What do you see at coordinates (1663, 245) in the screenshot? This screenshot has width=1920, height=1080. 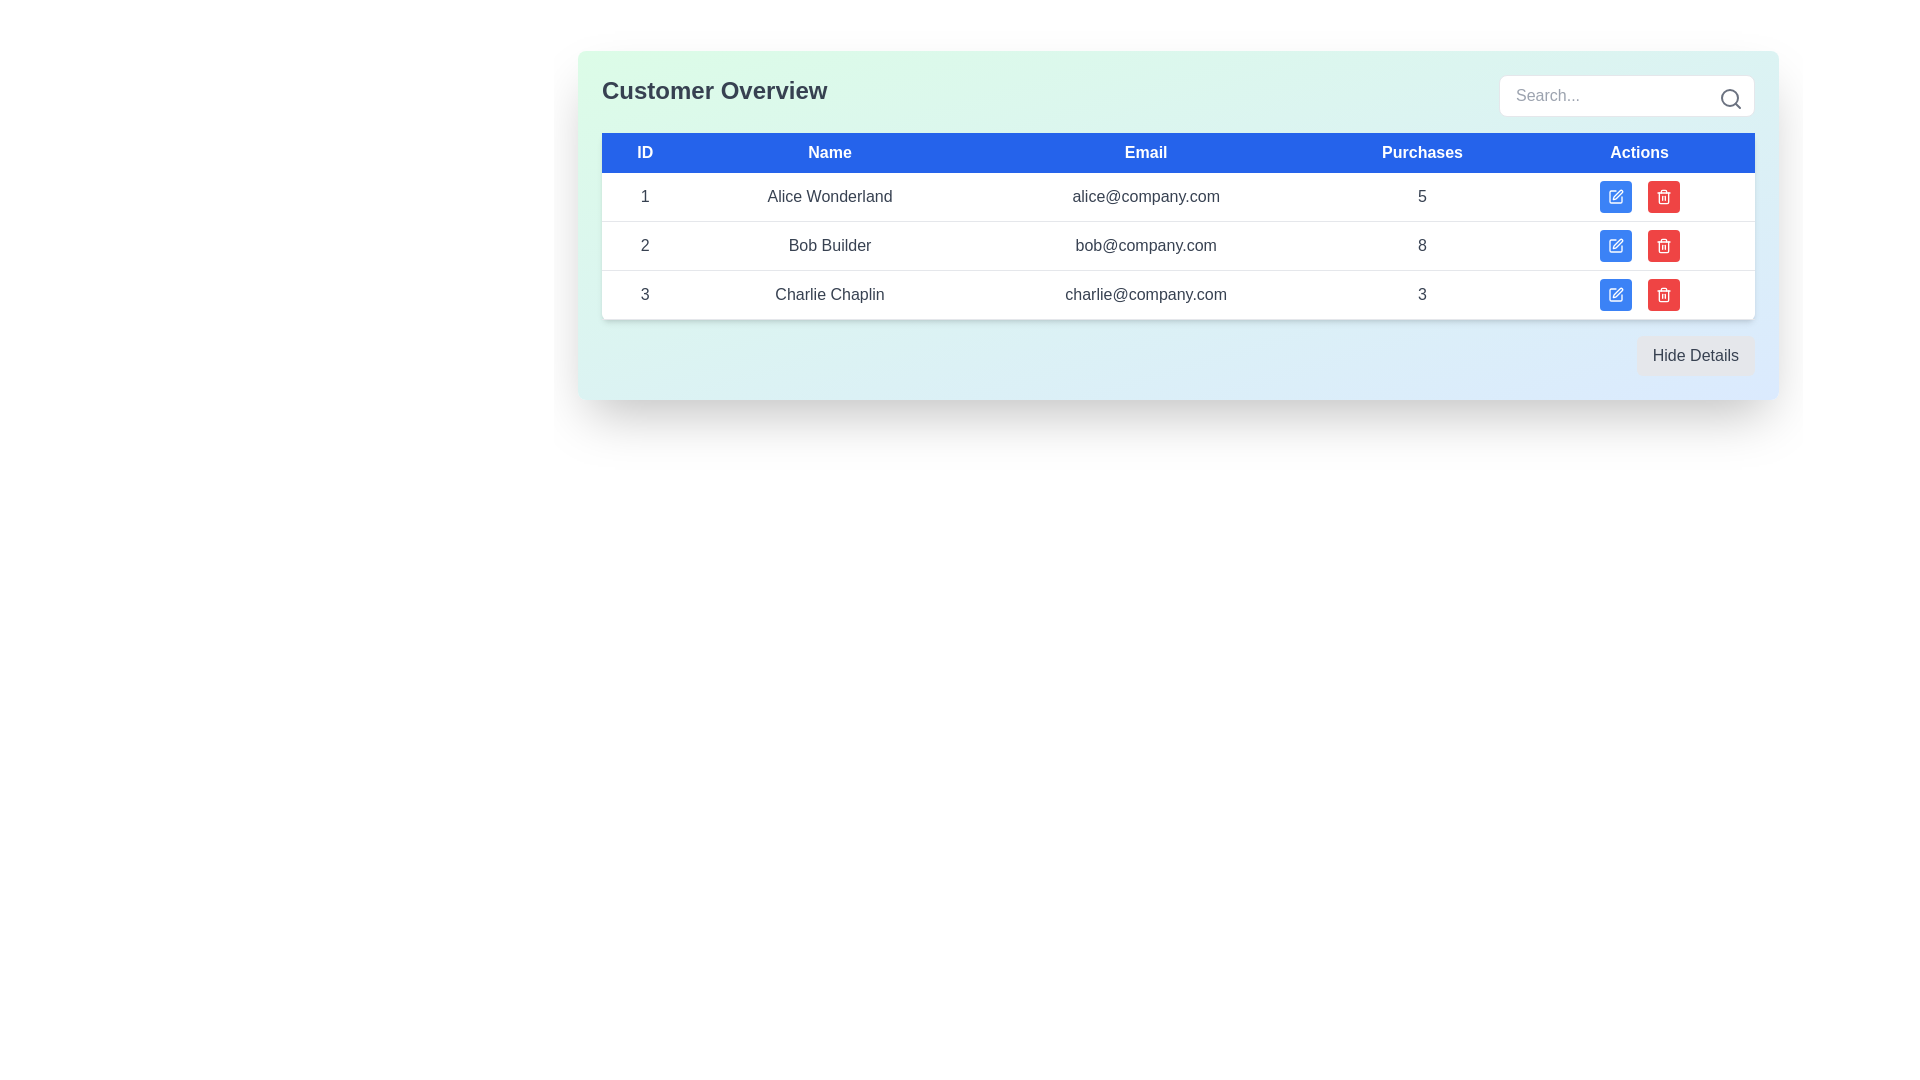 I see `the delete icon located in the 'Actions' column of the third row of the visible table` at bounding box center [1663, 245].